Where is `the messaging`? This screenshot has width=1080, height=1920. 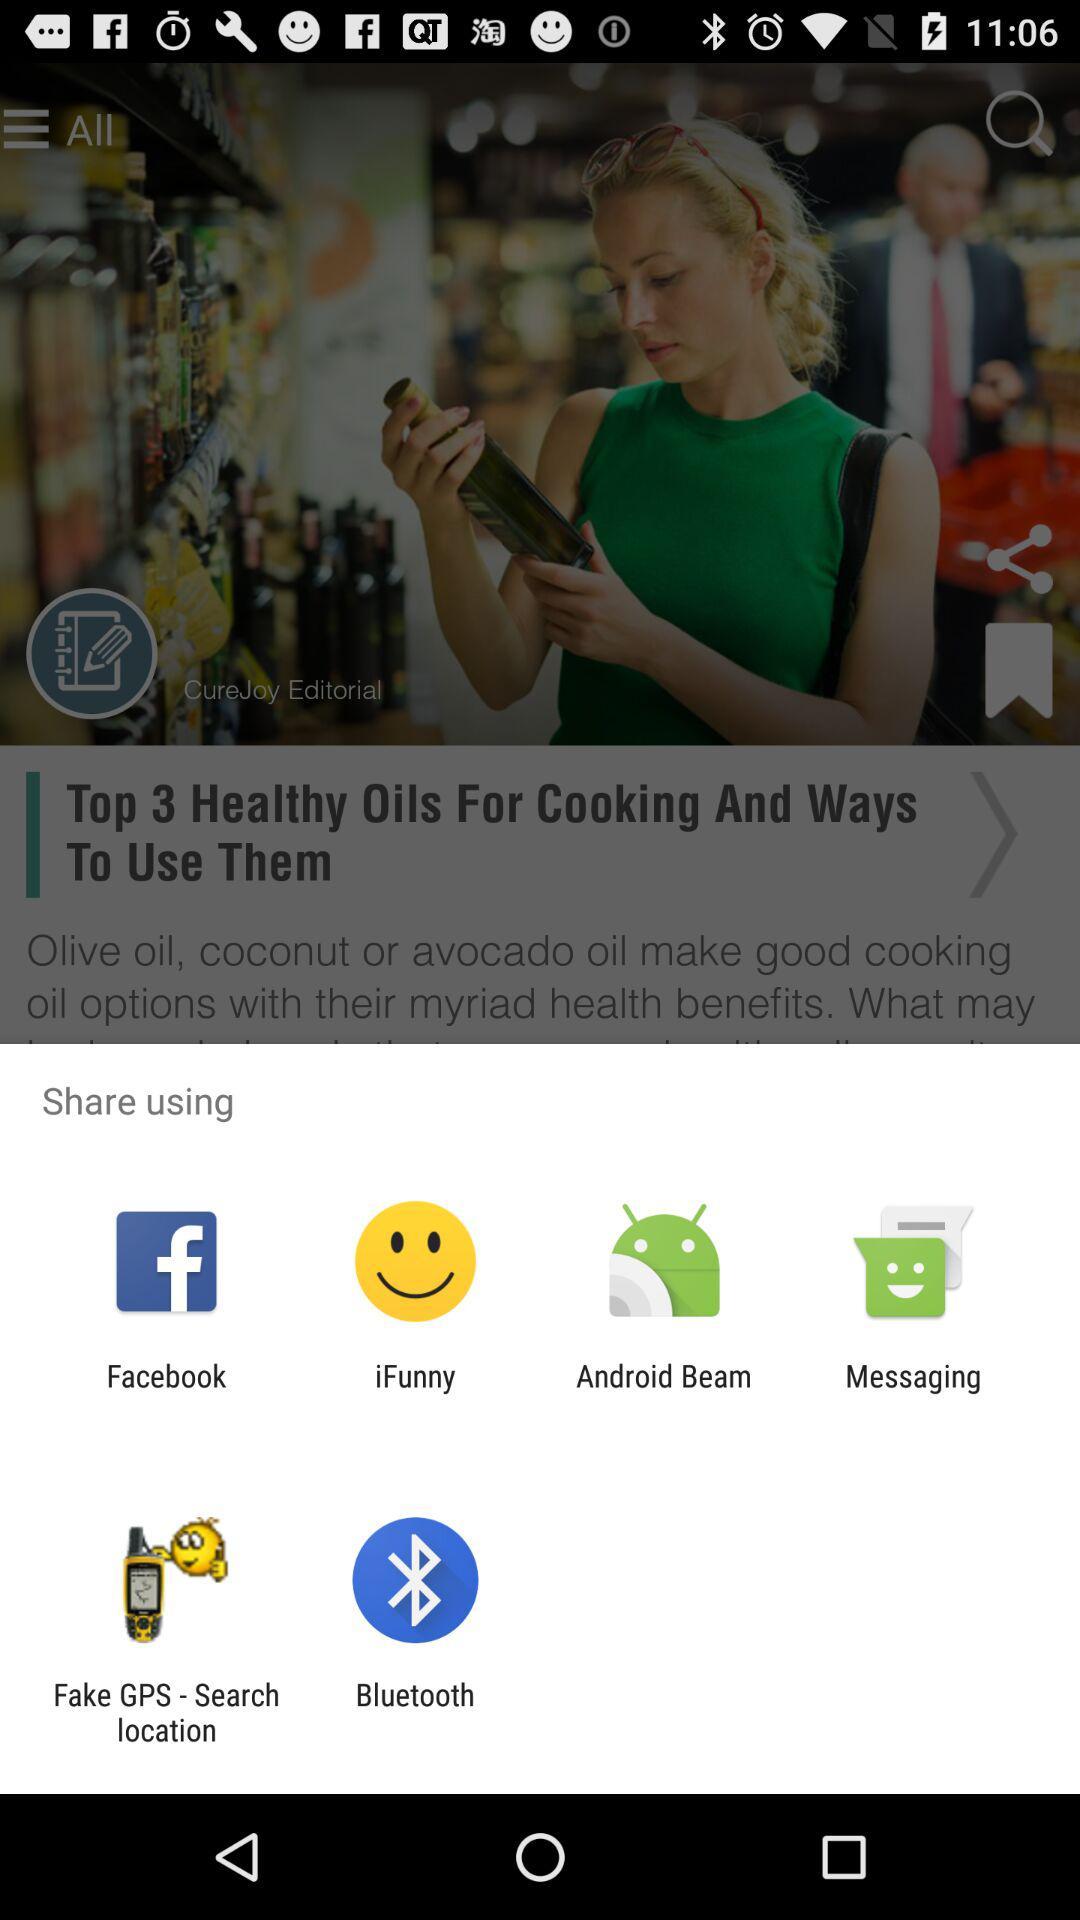
the messaging is located at coordinates (913, 1392).